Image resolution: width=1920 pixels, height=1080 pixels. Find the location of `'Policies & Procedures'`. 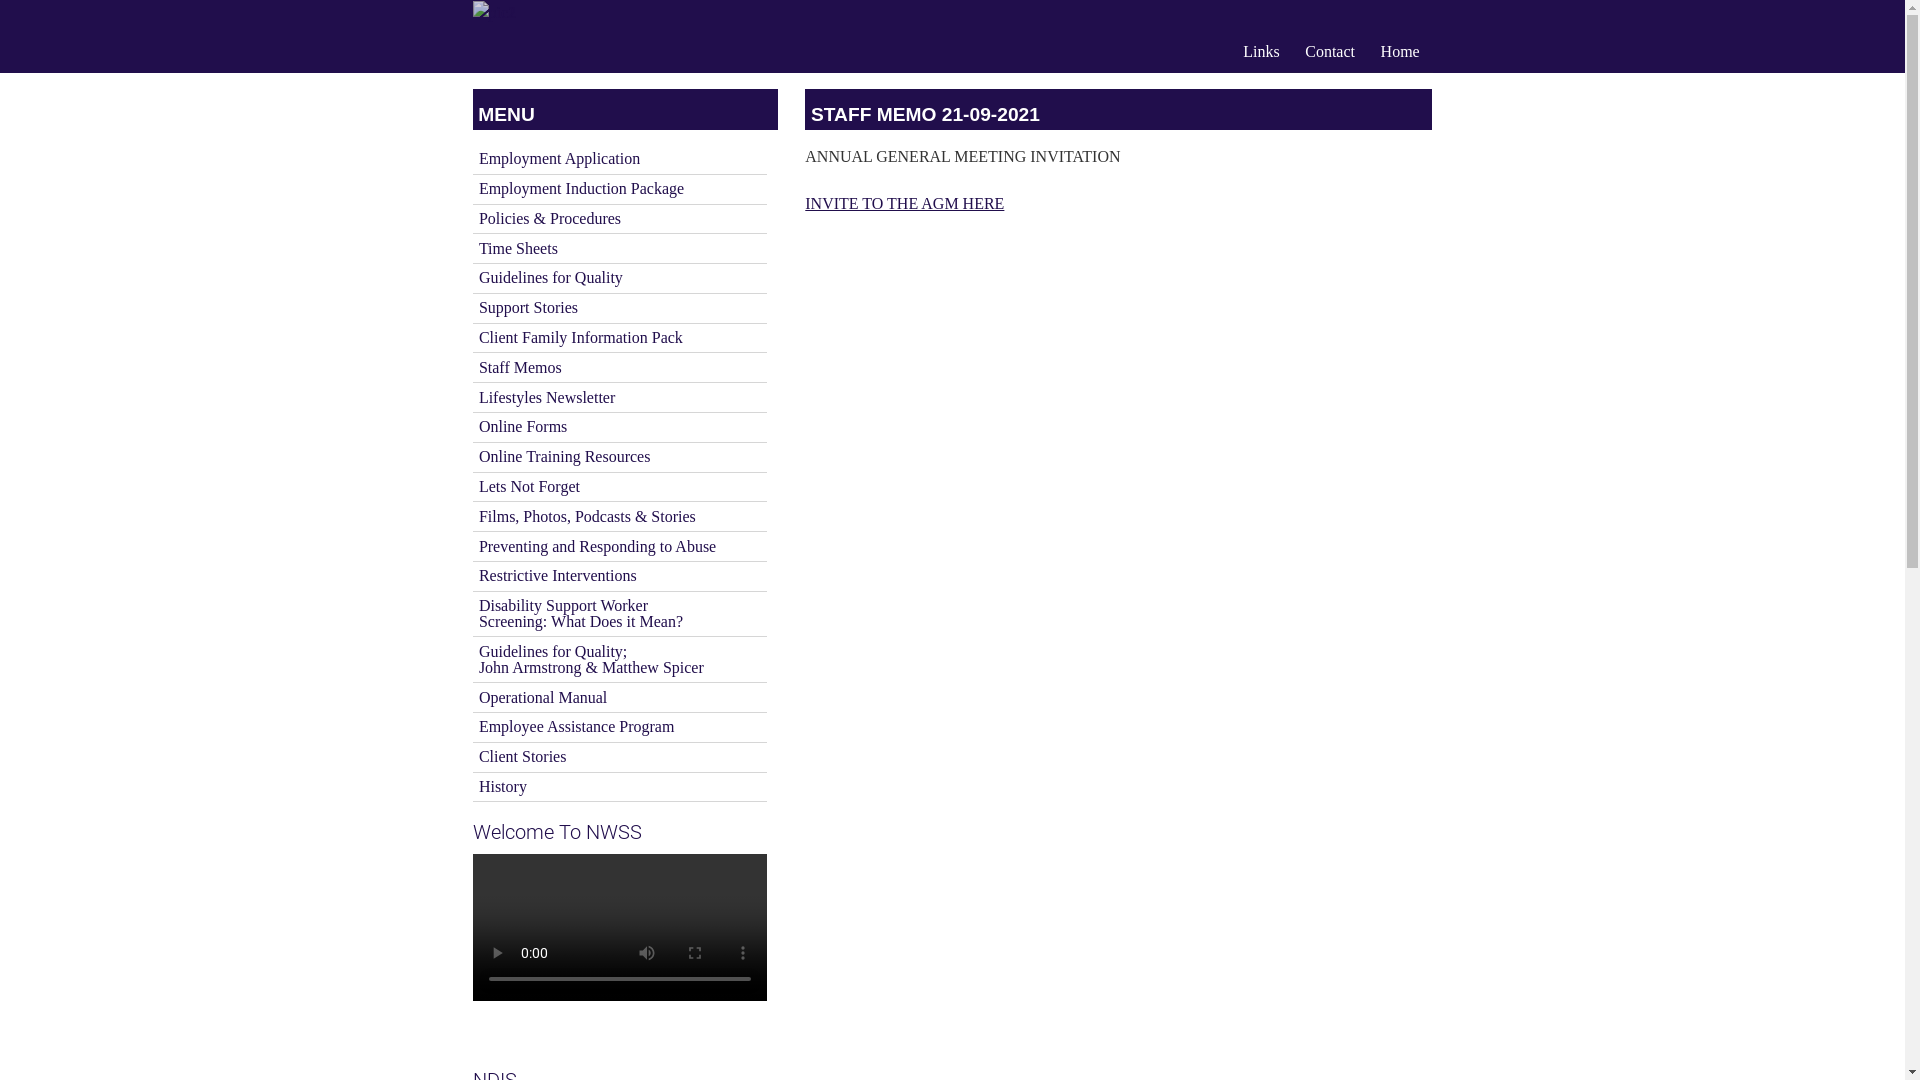

'Policies & Procedures' is located at coordinates (618, 219).